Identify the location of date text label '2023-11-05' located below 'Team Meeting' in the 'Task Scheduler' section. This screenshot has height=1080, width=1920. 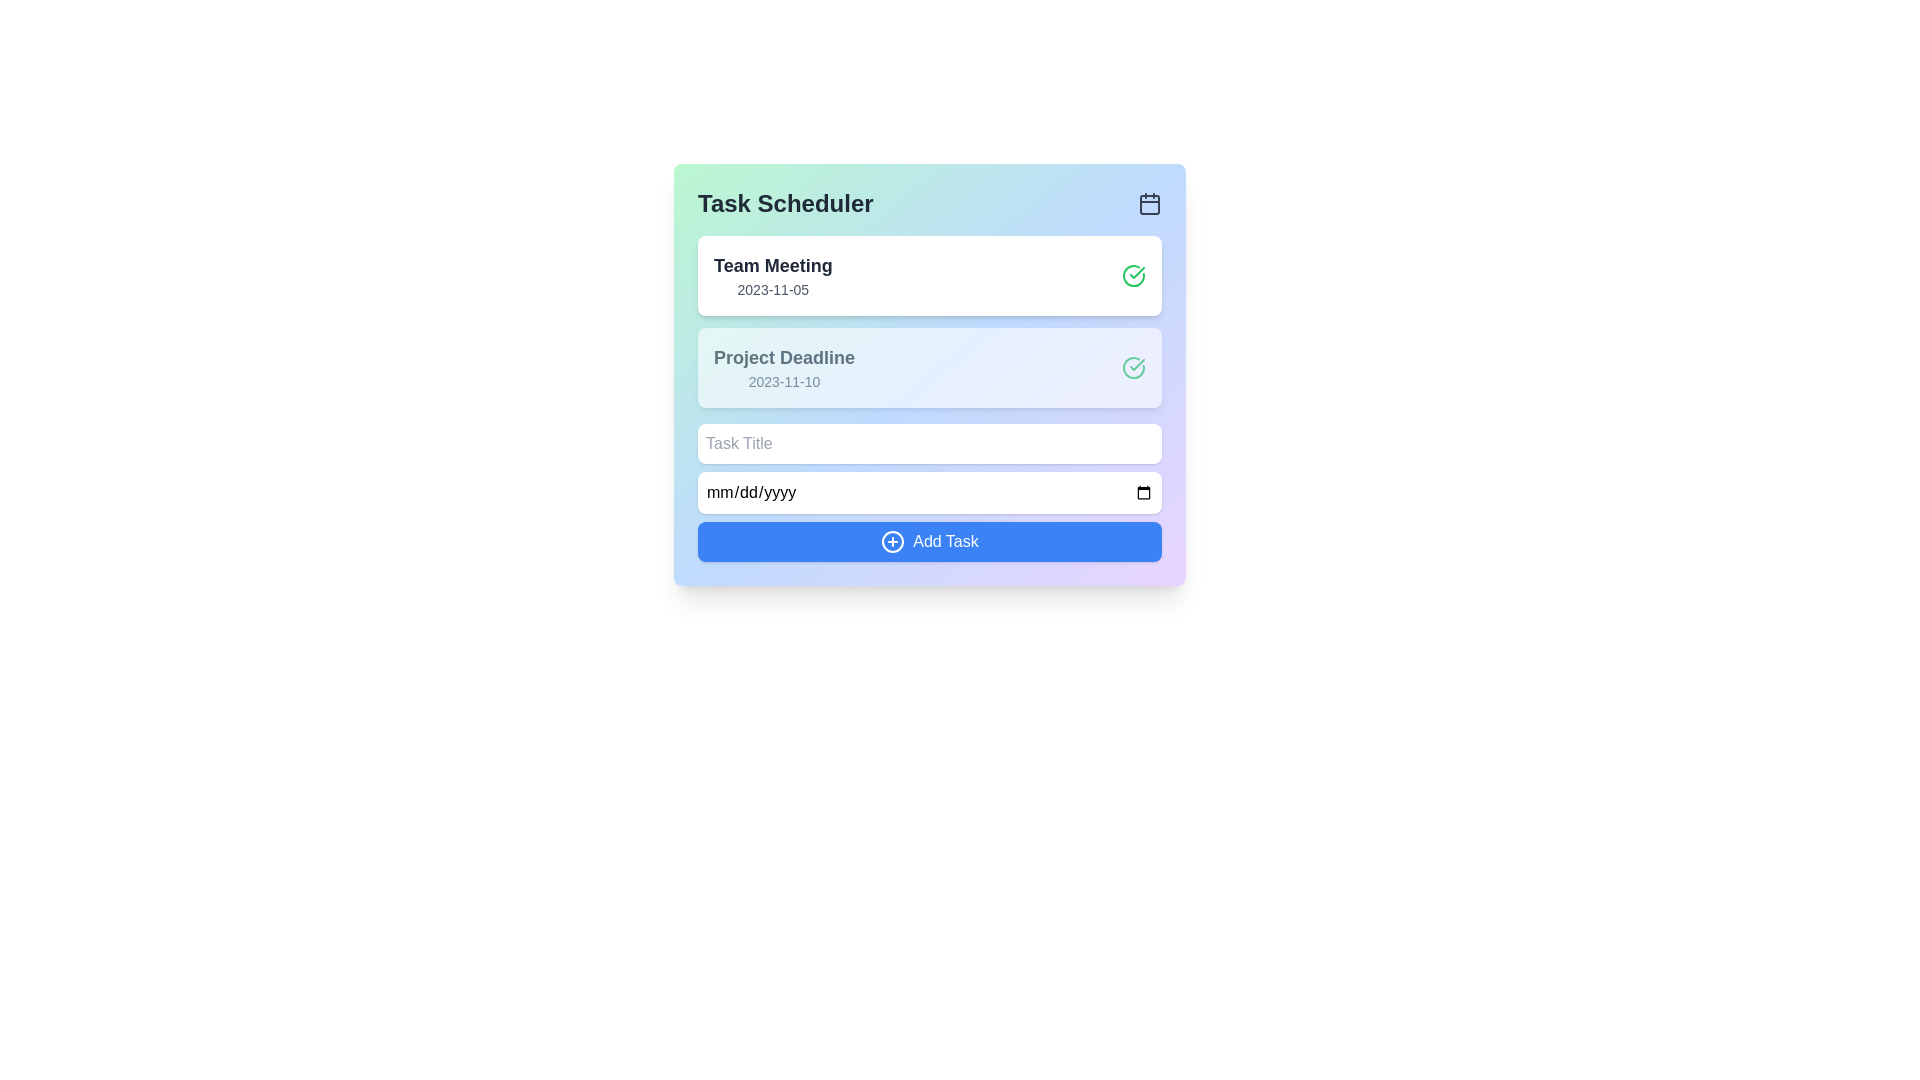
(772, 289).